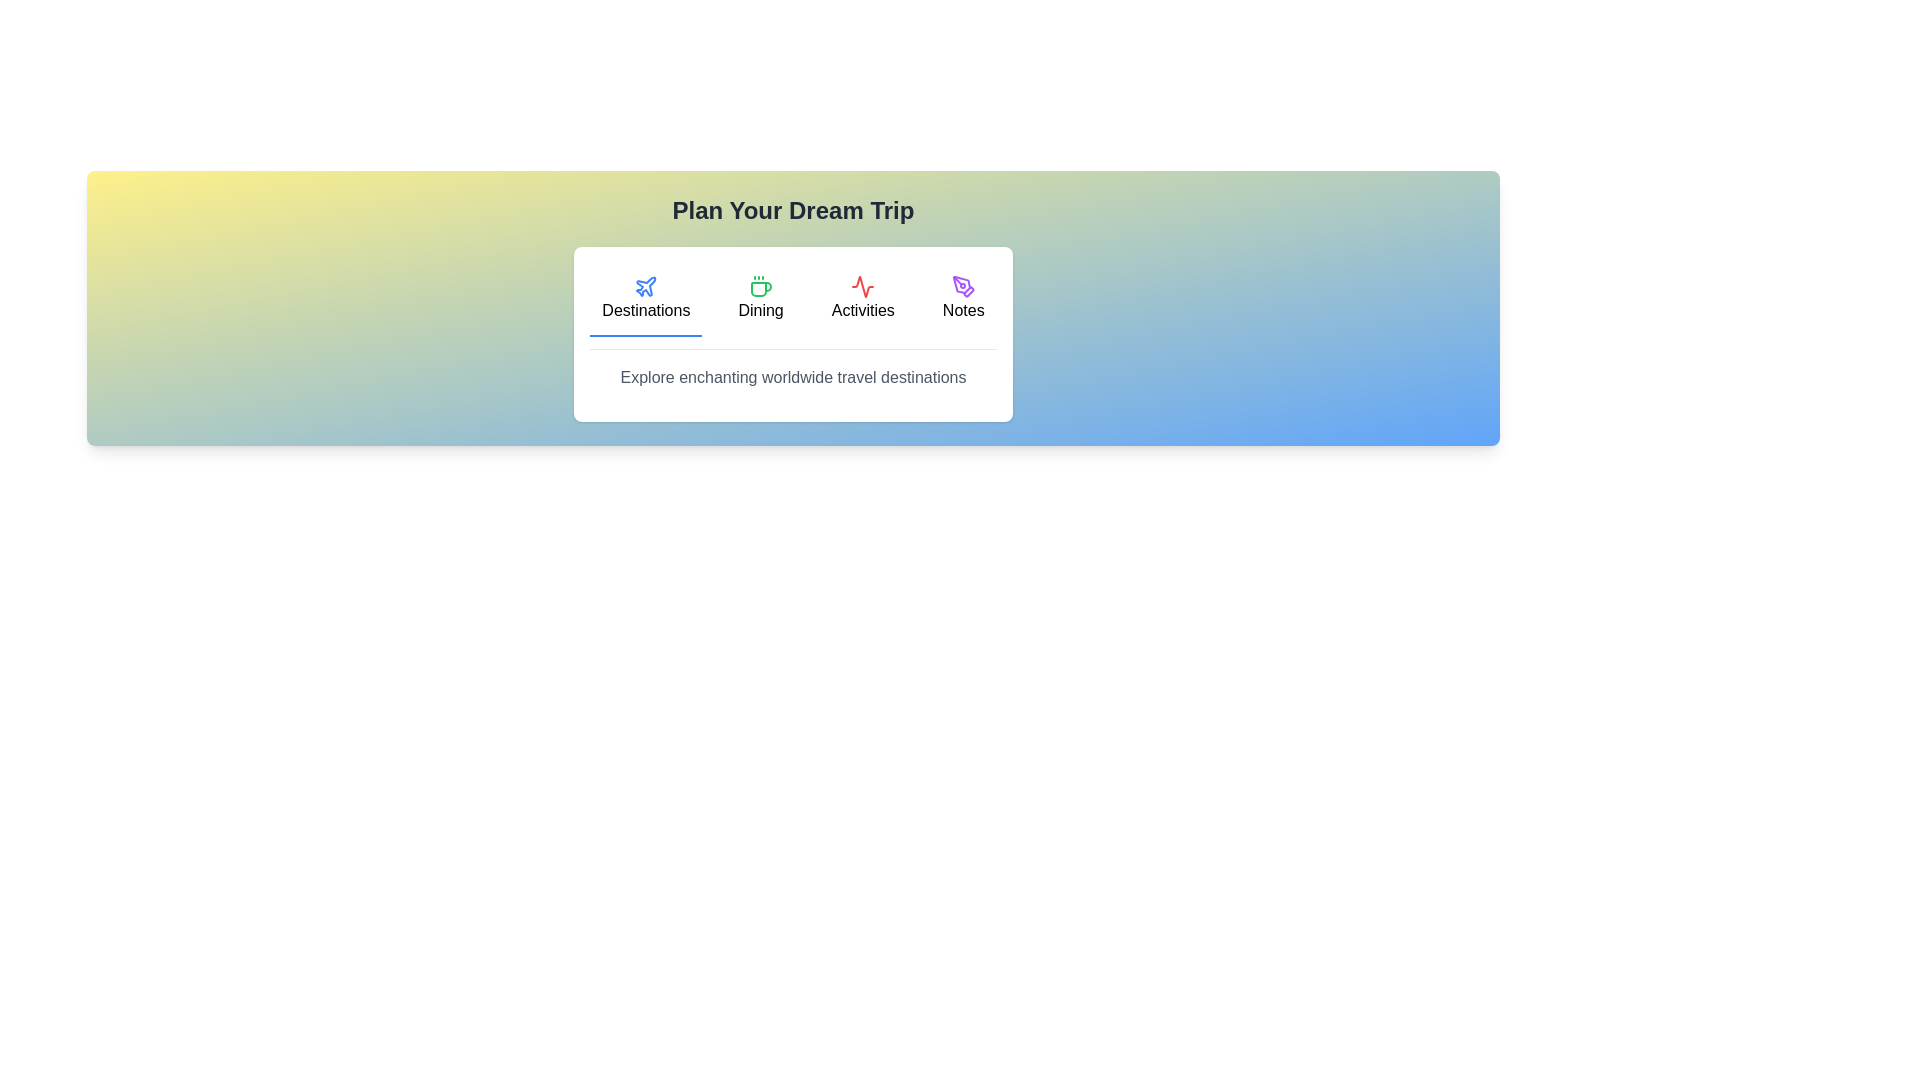  I want to click on the tab labeled Dining, so click(760, 300).